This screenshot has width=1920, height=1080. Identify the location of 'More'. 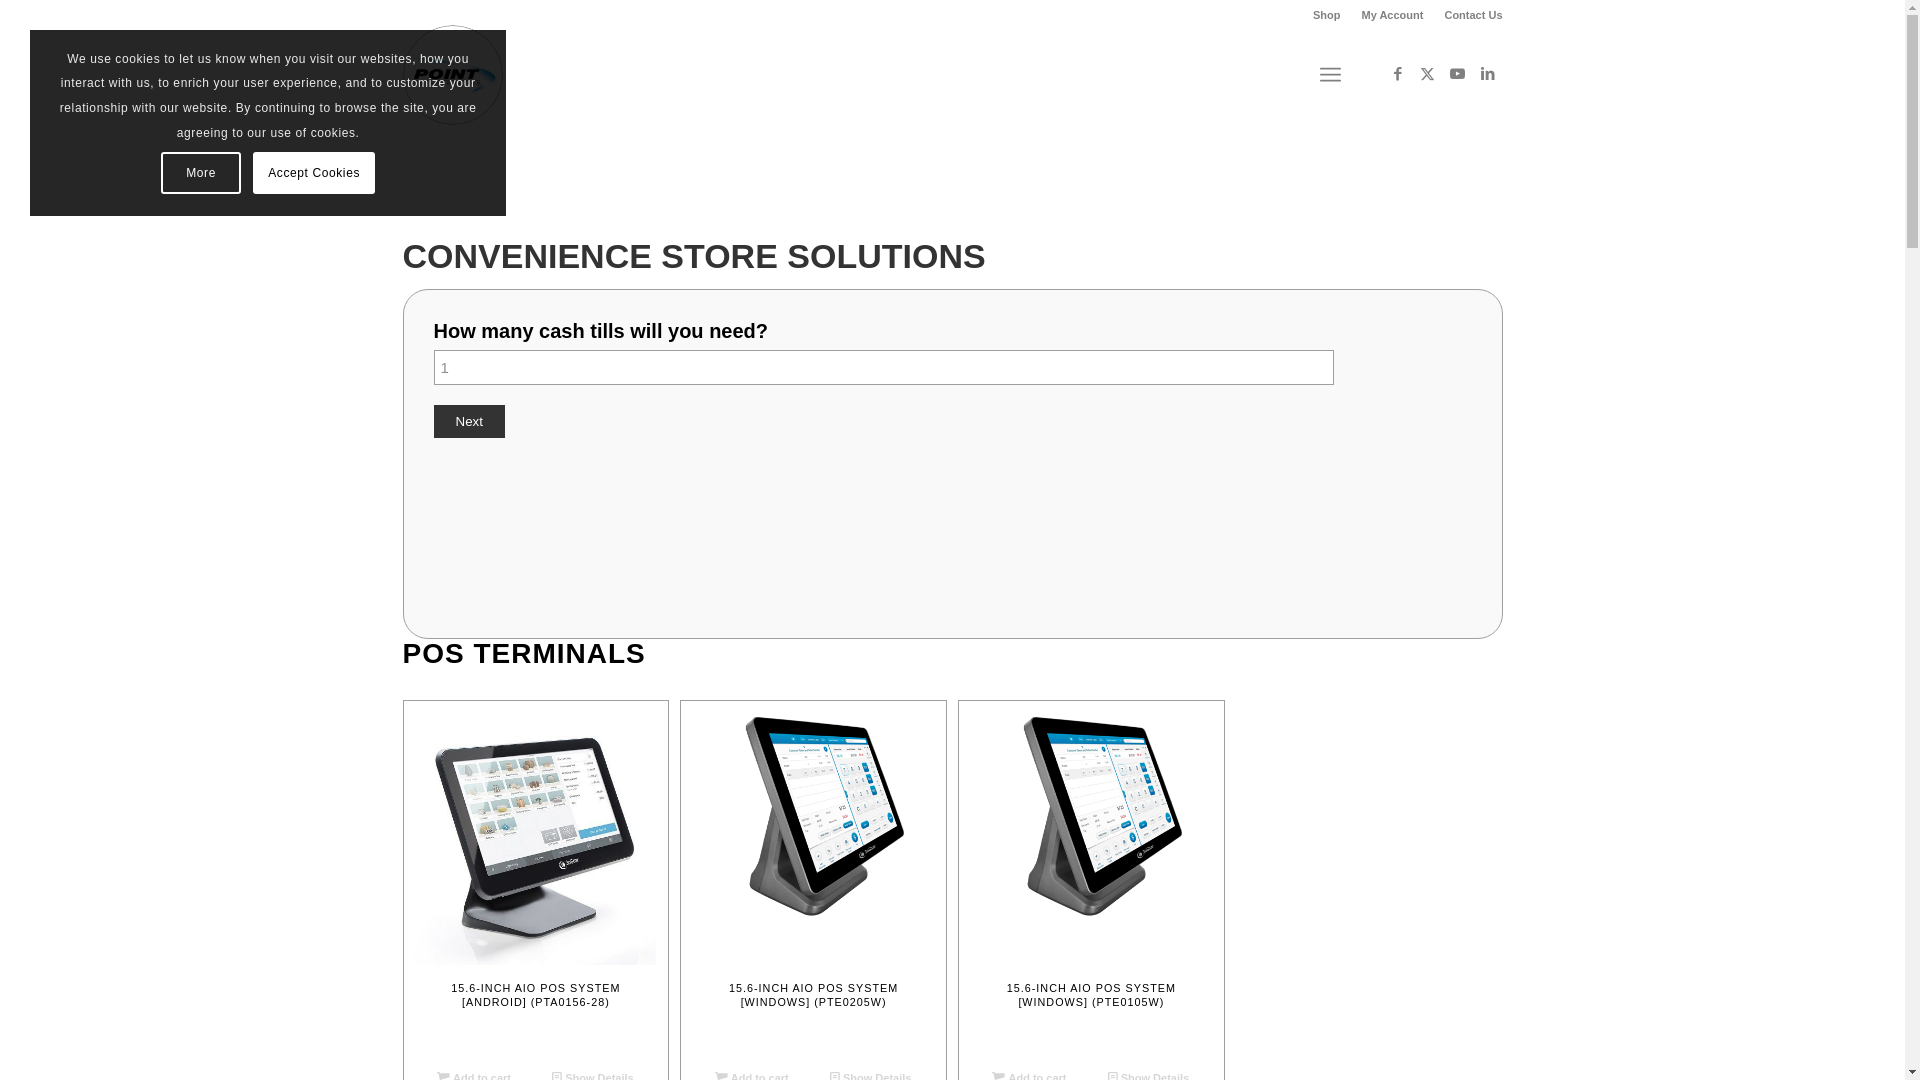
(201, 172).